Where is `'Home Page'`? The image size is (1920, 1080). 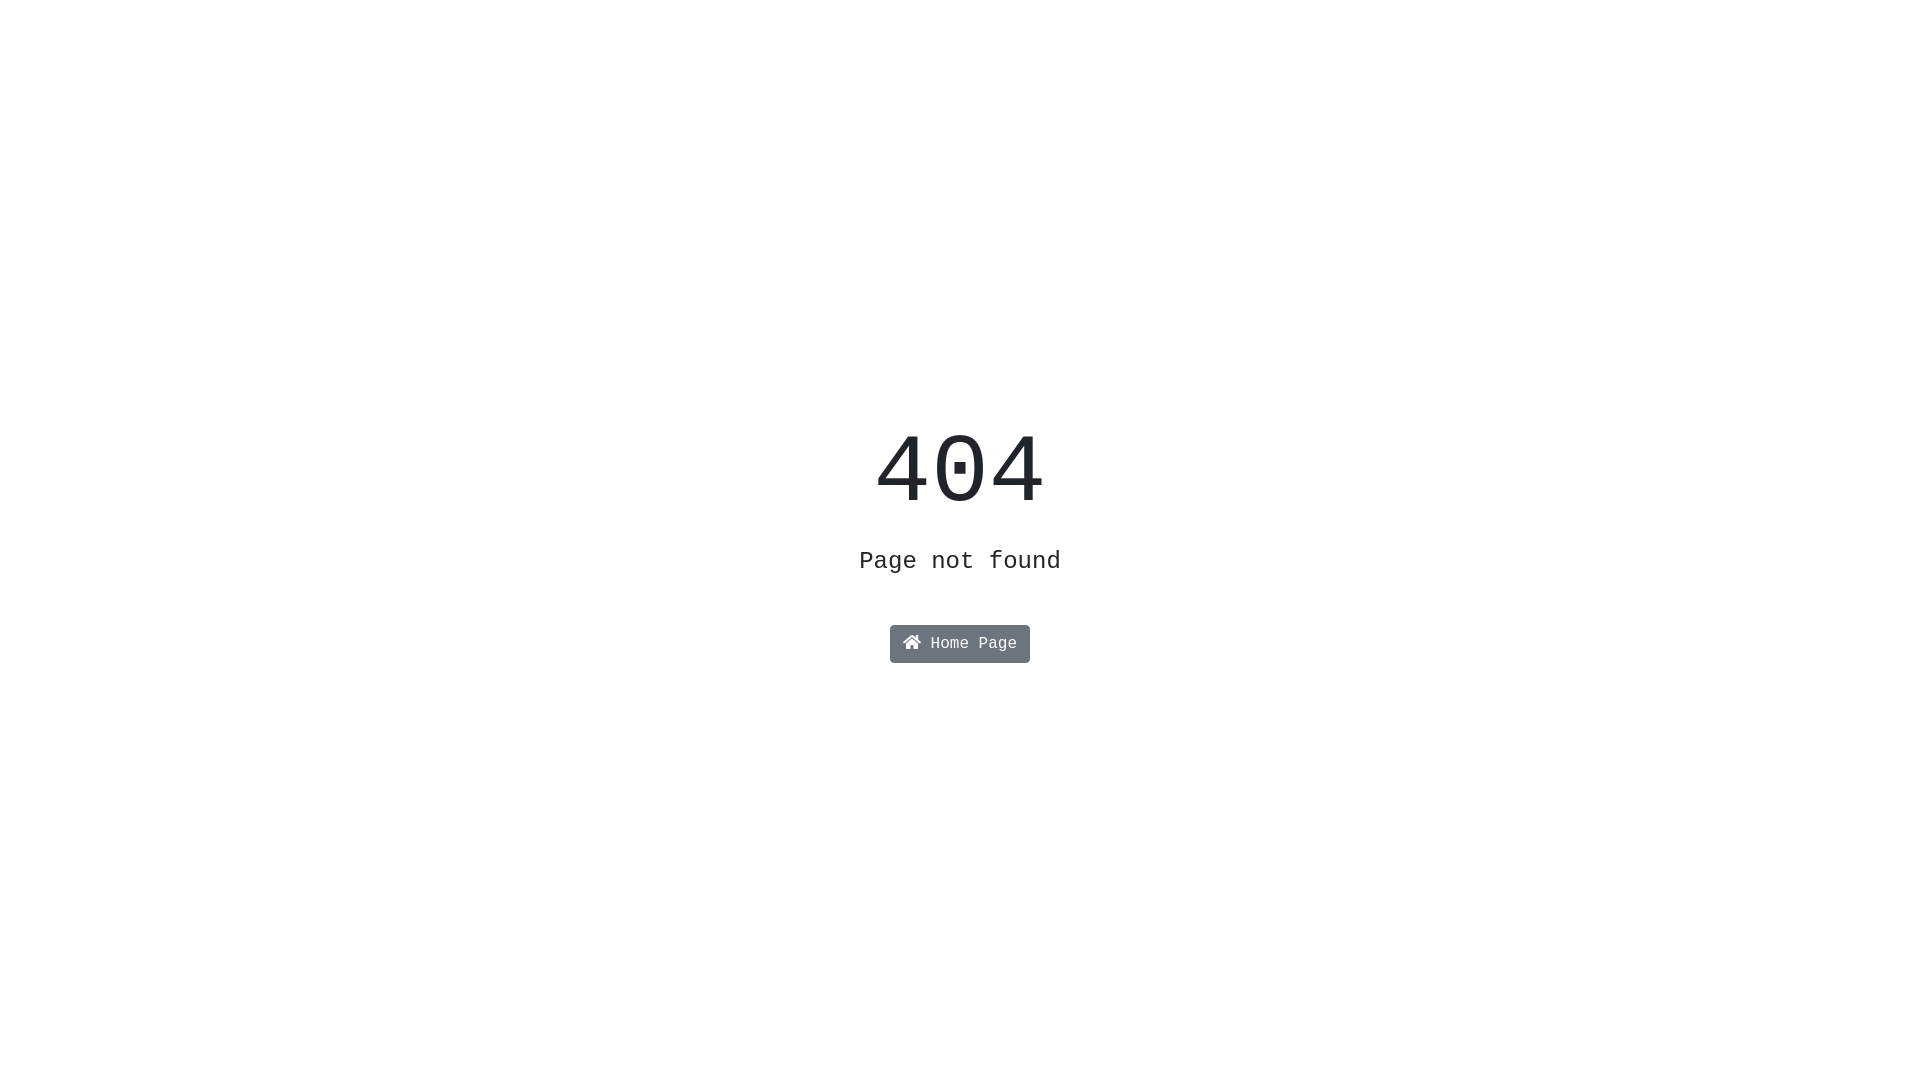
'Home Page' is located at coordinates (888, 644).